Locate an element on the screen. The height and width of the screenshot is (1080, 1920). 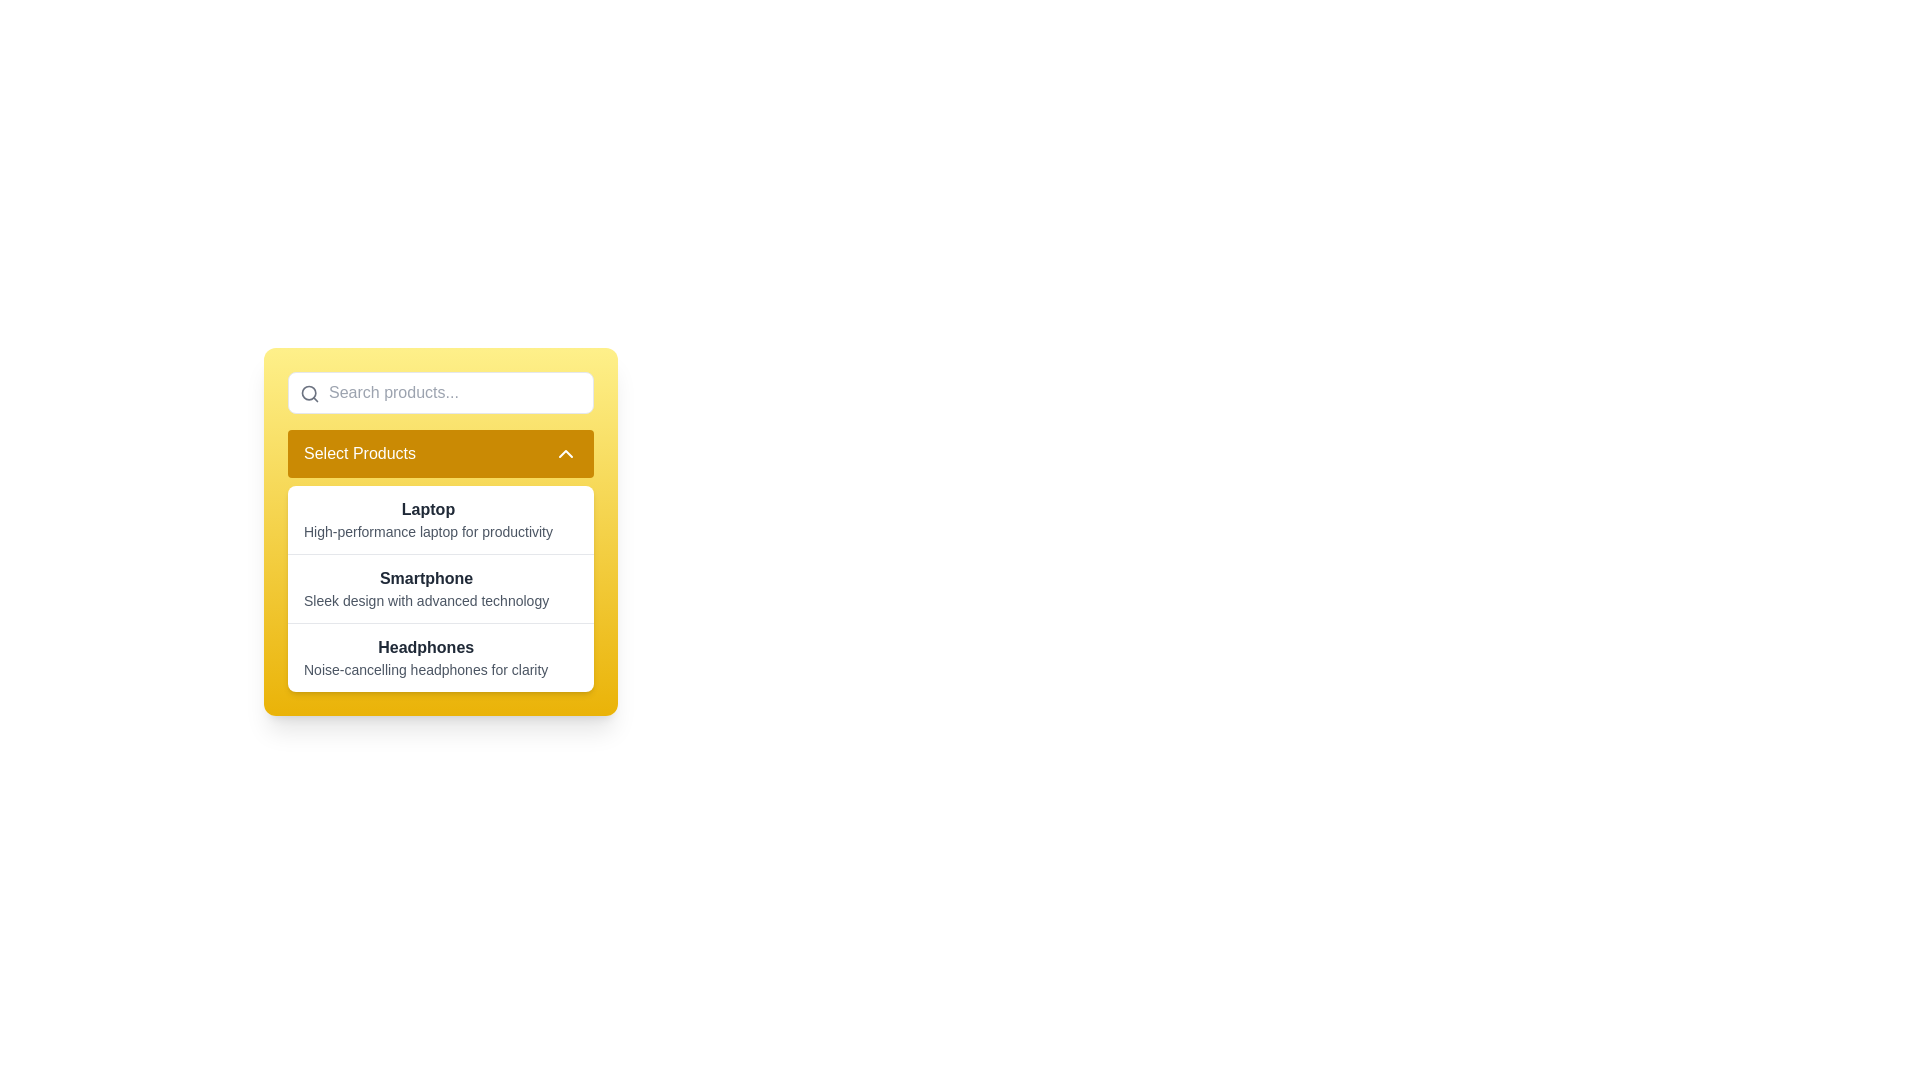
the list item labeled 'Headphones', which features a bold header and descriptive text is located at coordinates (425, 658).